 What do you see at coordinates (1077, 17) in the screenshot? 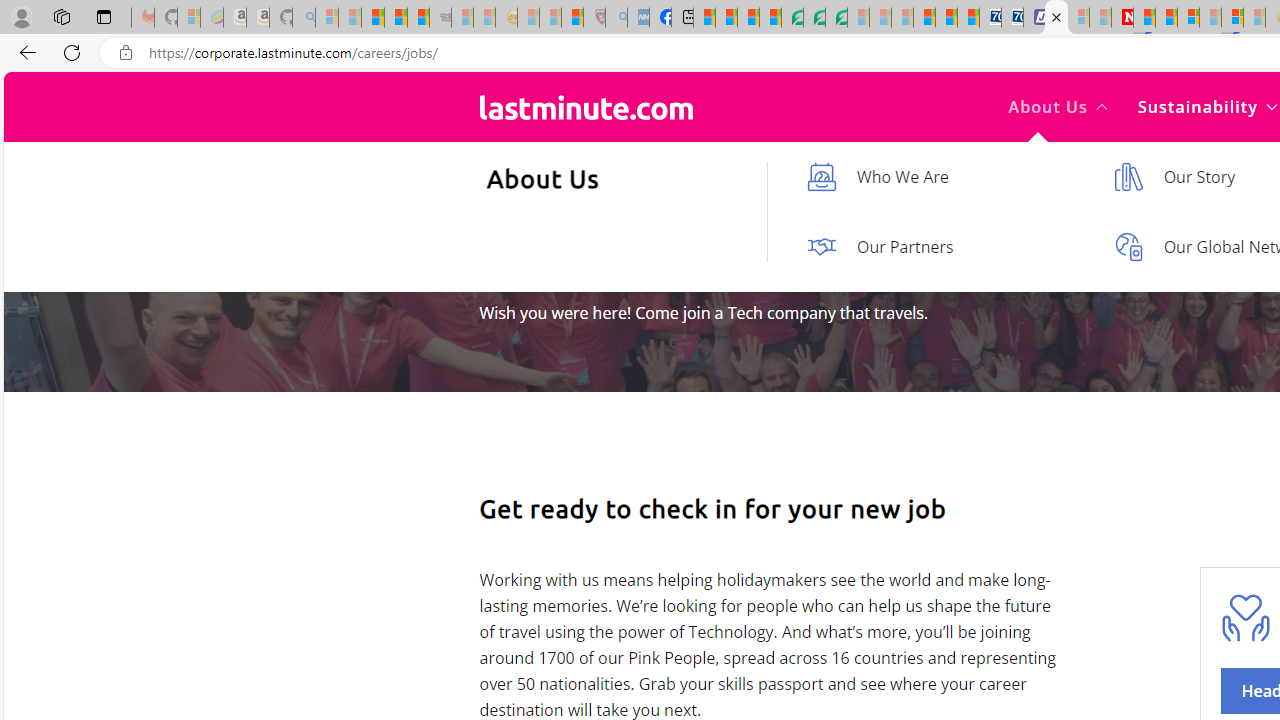
I see `'Microsoft account | Privacy - Sleeping'` at bounding box center [1077, 17].